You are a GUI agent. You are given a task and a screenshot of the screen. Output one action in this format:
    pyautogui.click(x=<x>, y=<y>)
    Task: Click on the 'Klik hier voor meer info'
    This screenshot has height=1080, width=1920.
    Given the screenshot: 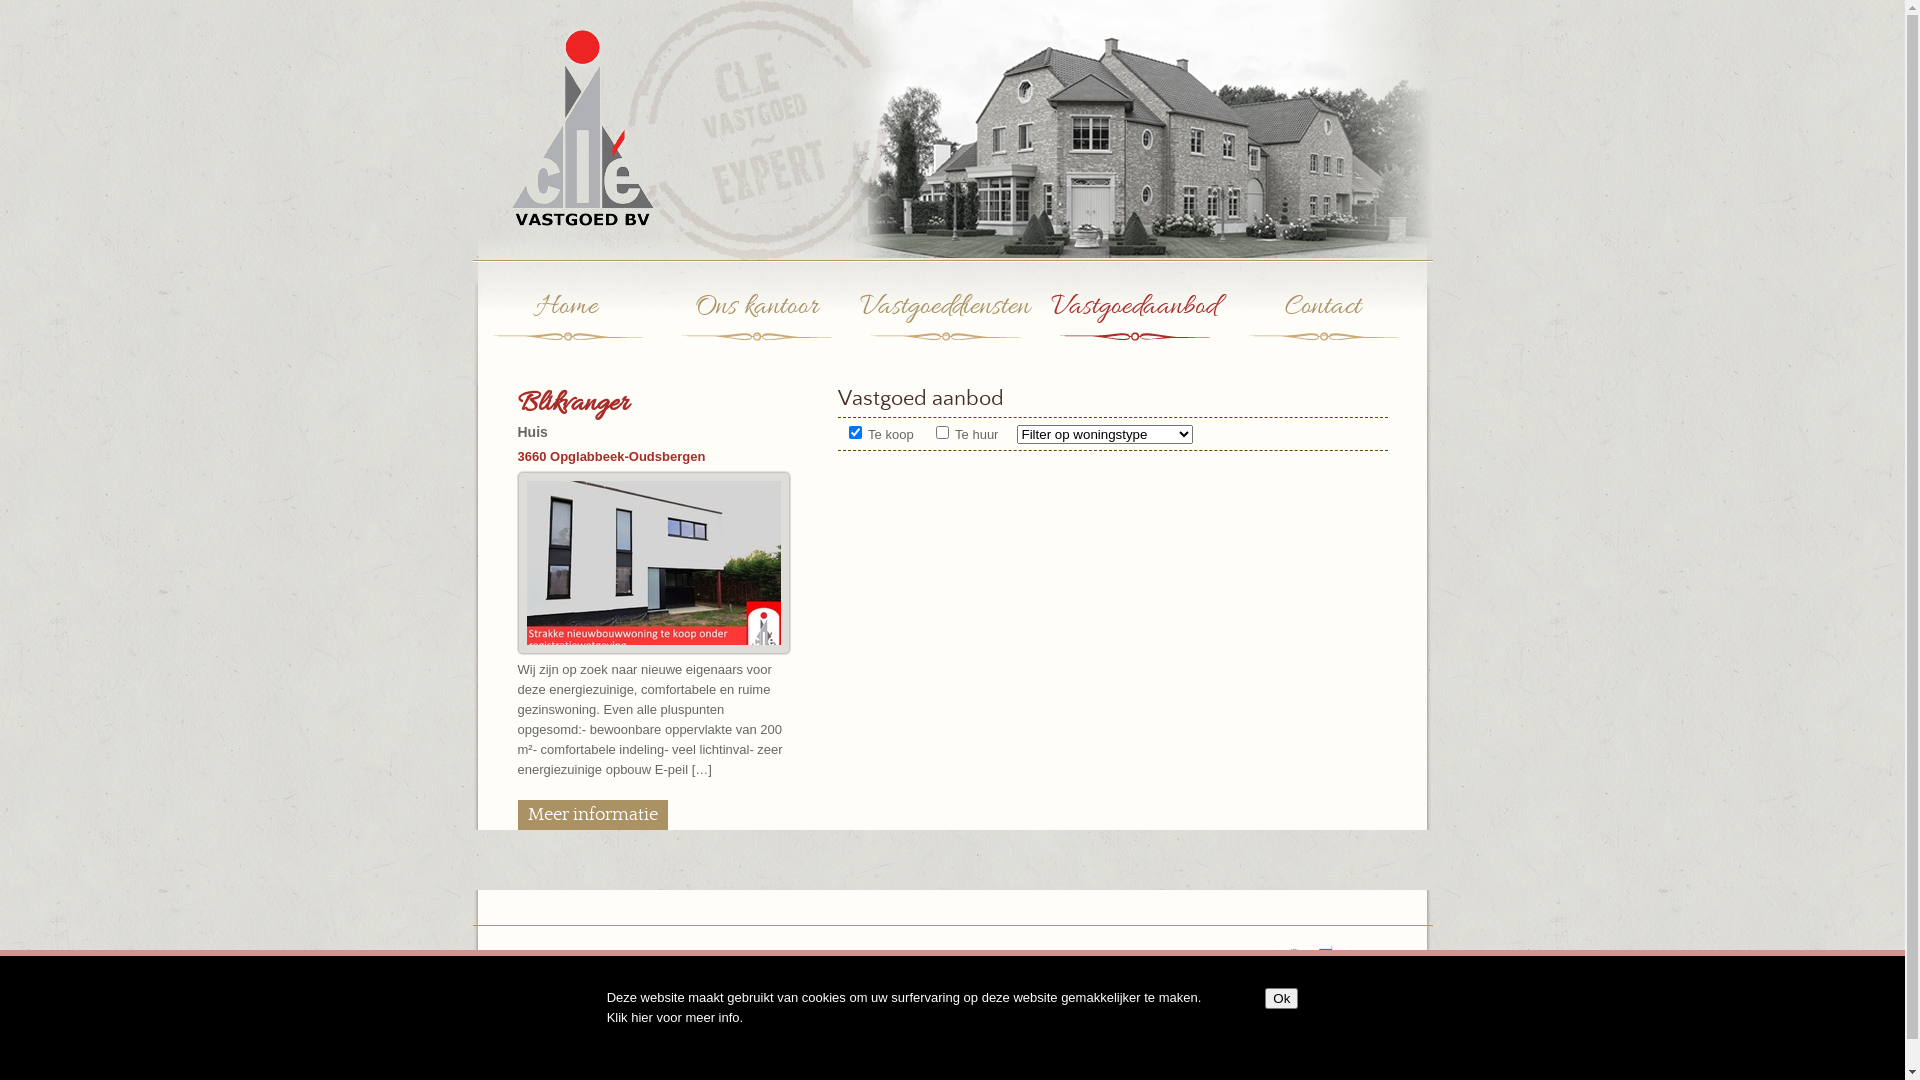 What is the action you would take?
    pyautogui.click(x=673, y=1017)
    